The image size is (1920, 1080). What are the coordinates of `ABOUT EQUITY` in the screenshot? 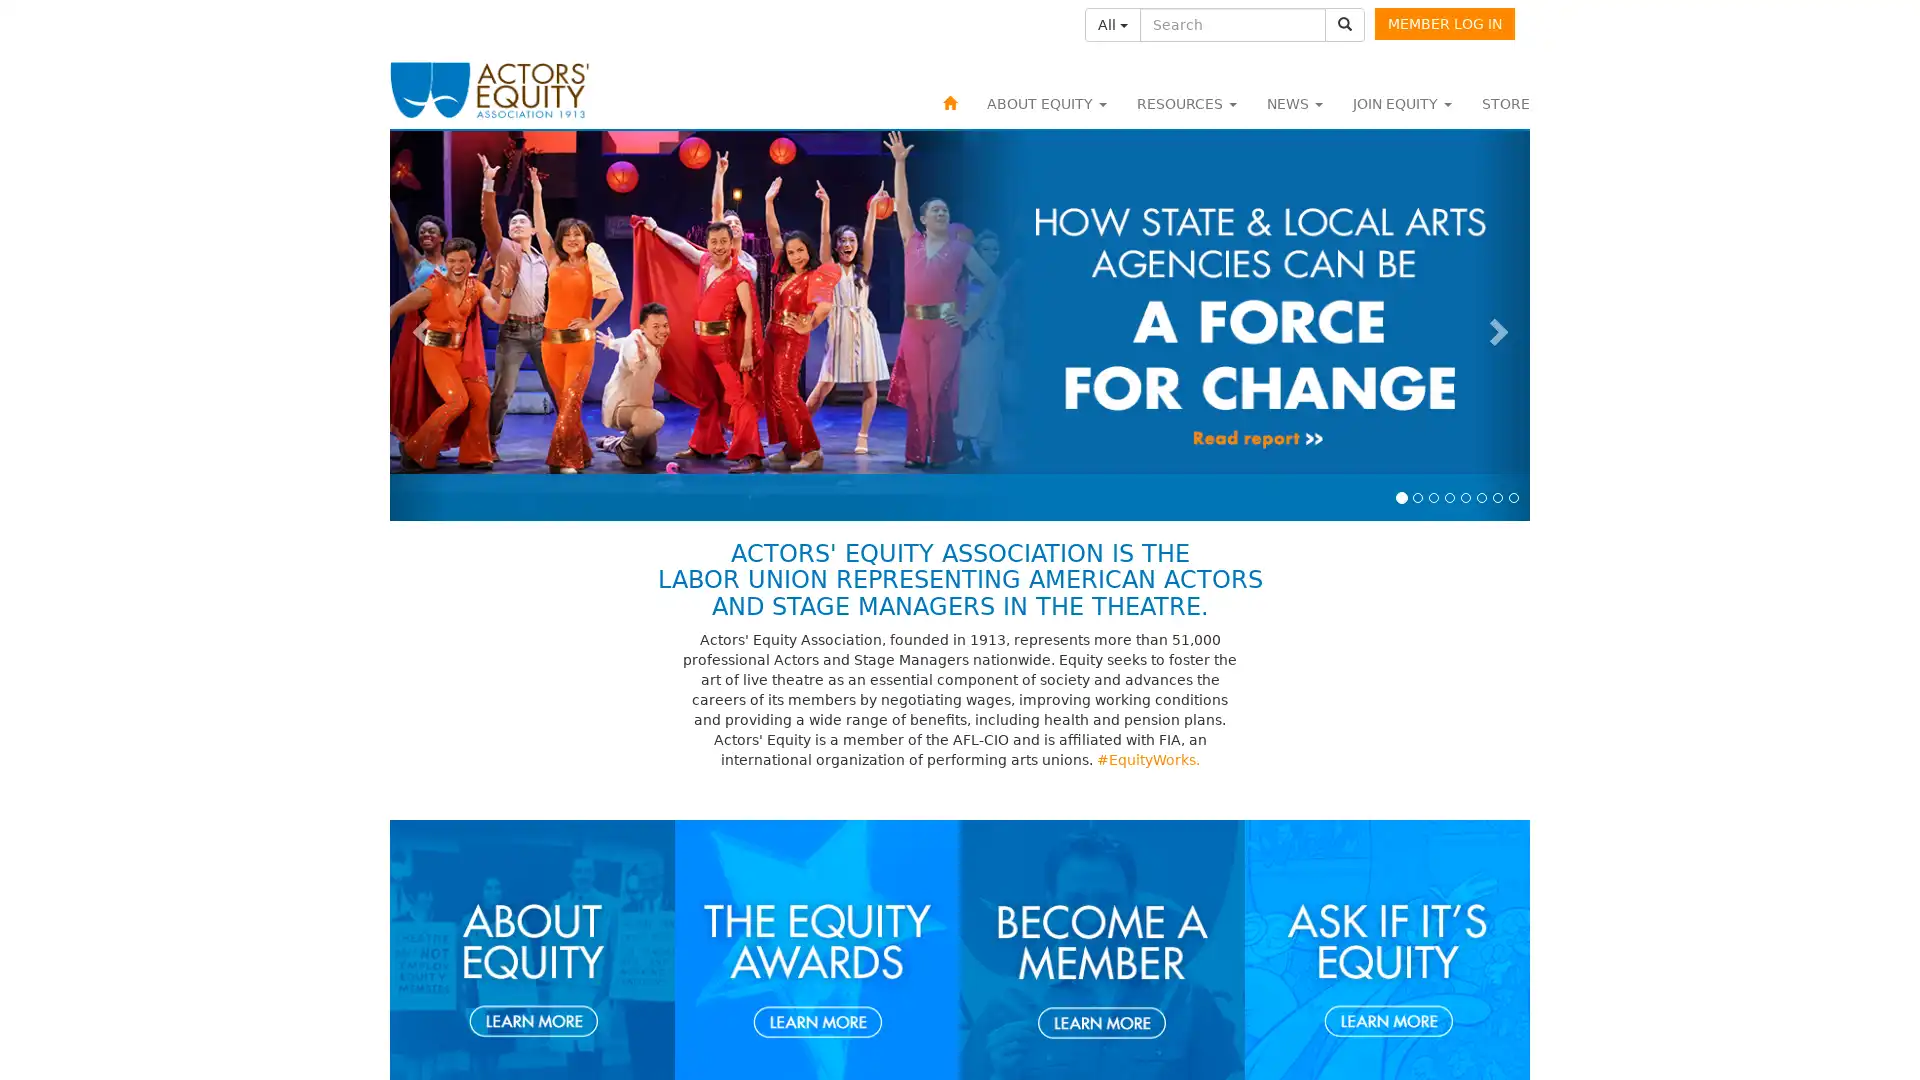 It's located at (1045, 104).